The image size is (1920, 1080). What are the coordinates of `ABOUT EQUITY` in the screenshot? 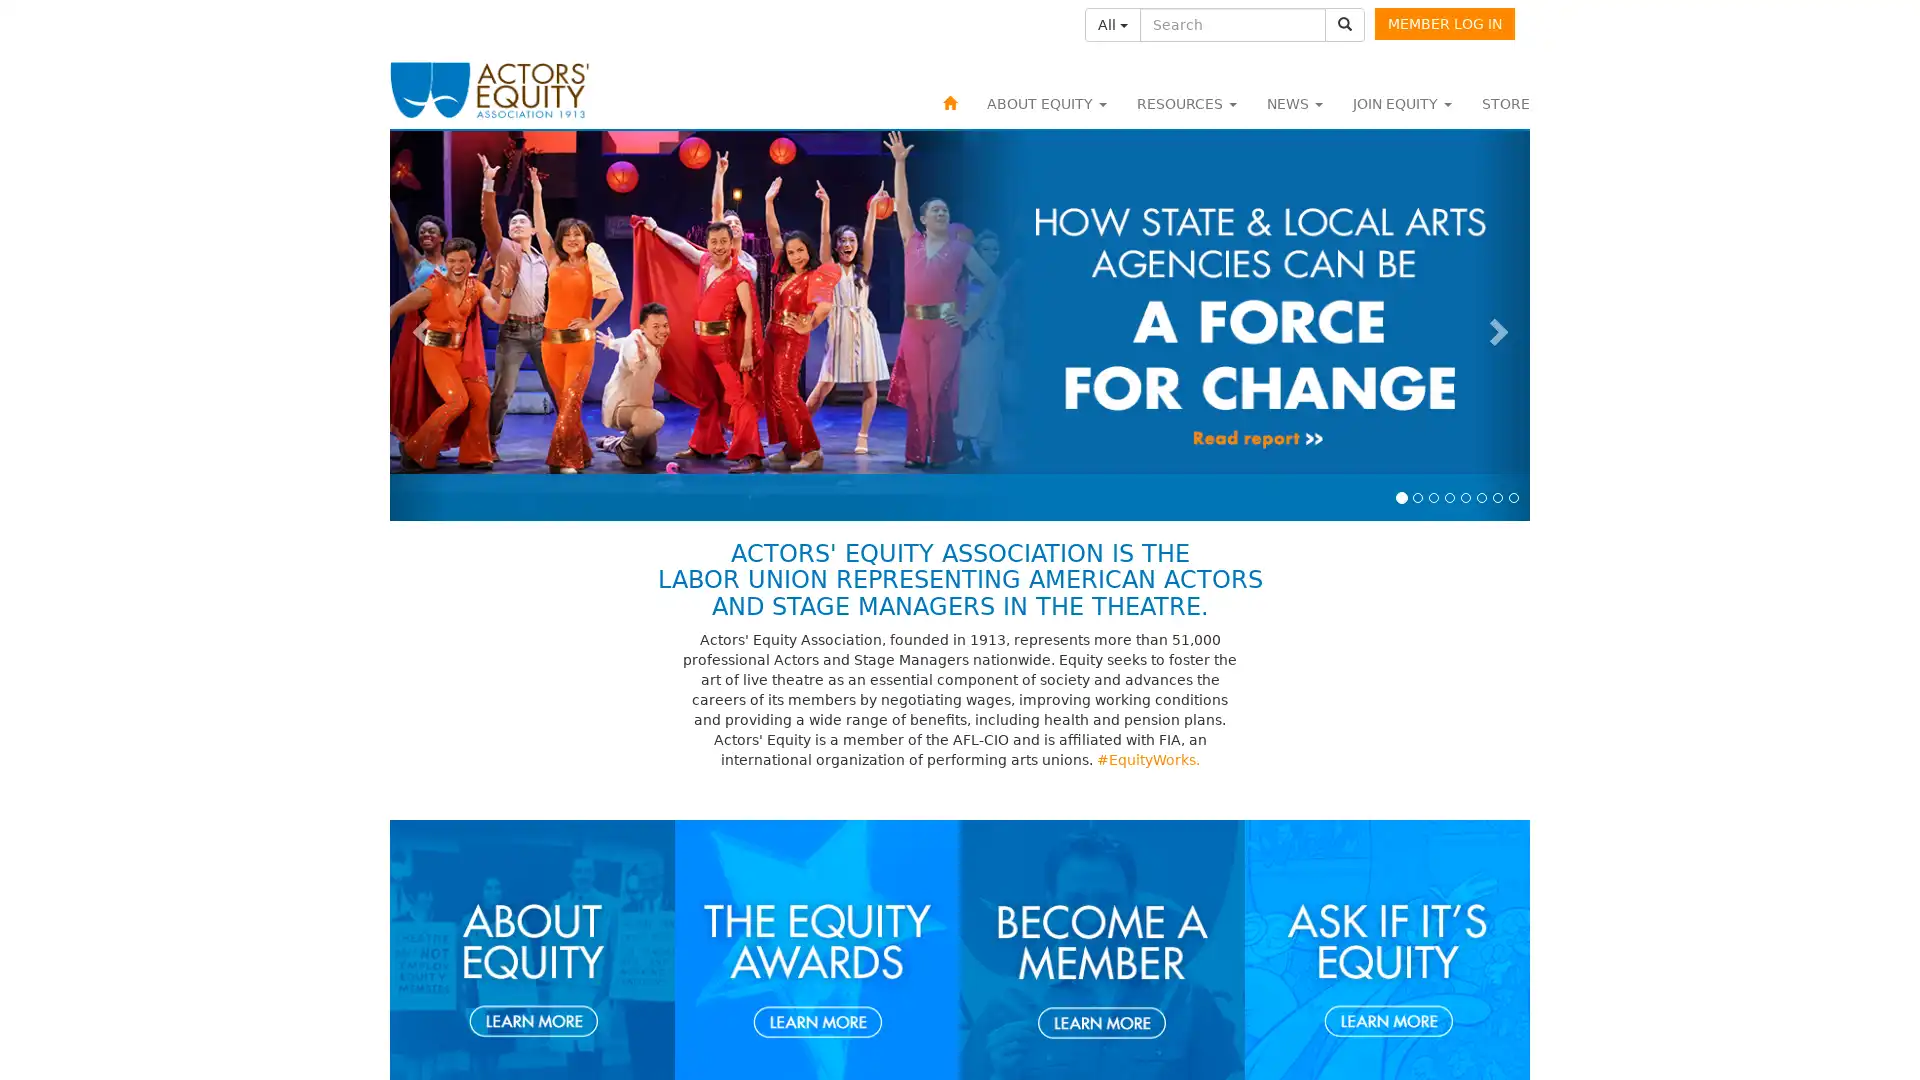 It's located at (1045, 104).